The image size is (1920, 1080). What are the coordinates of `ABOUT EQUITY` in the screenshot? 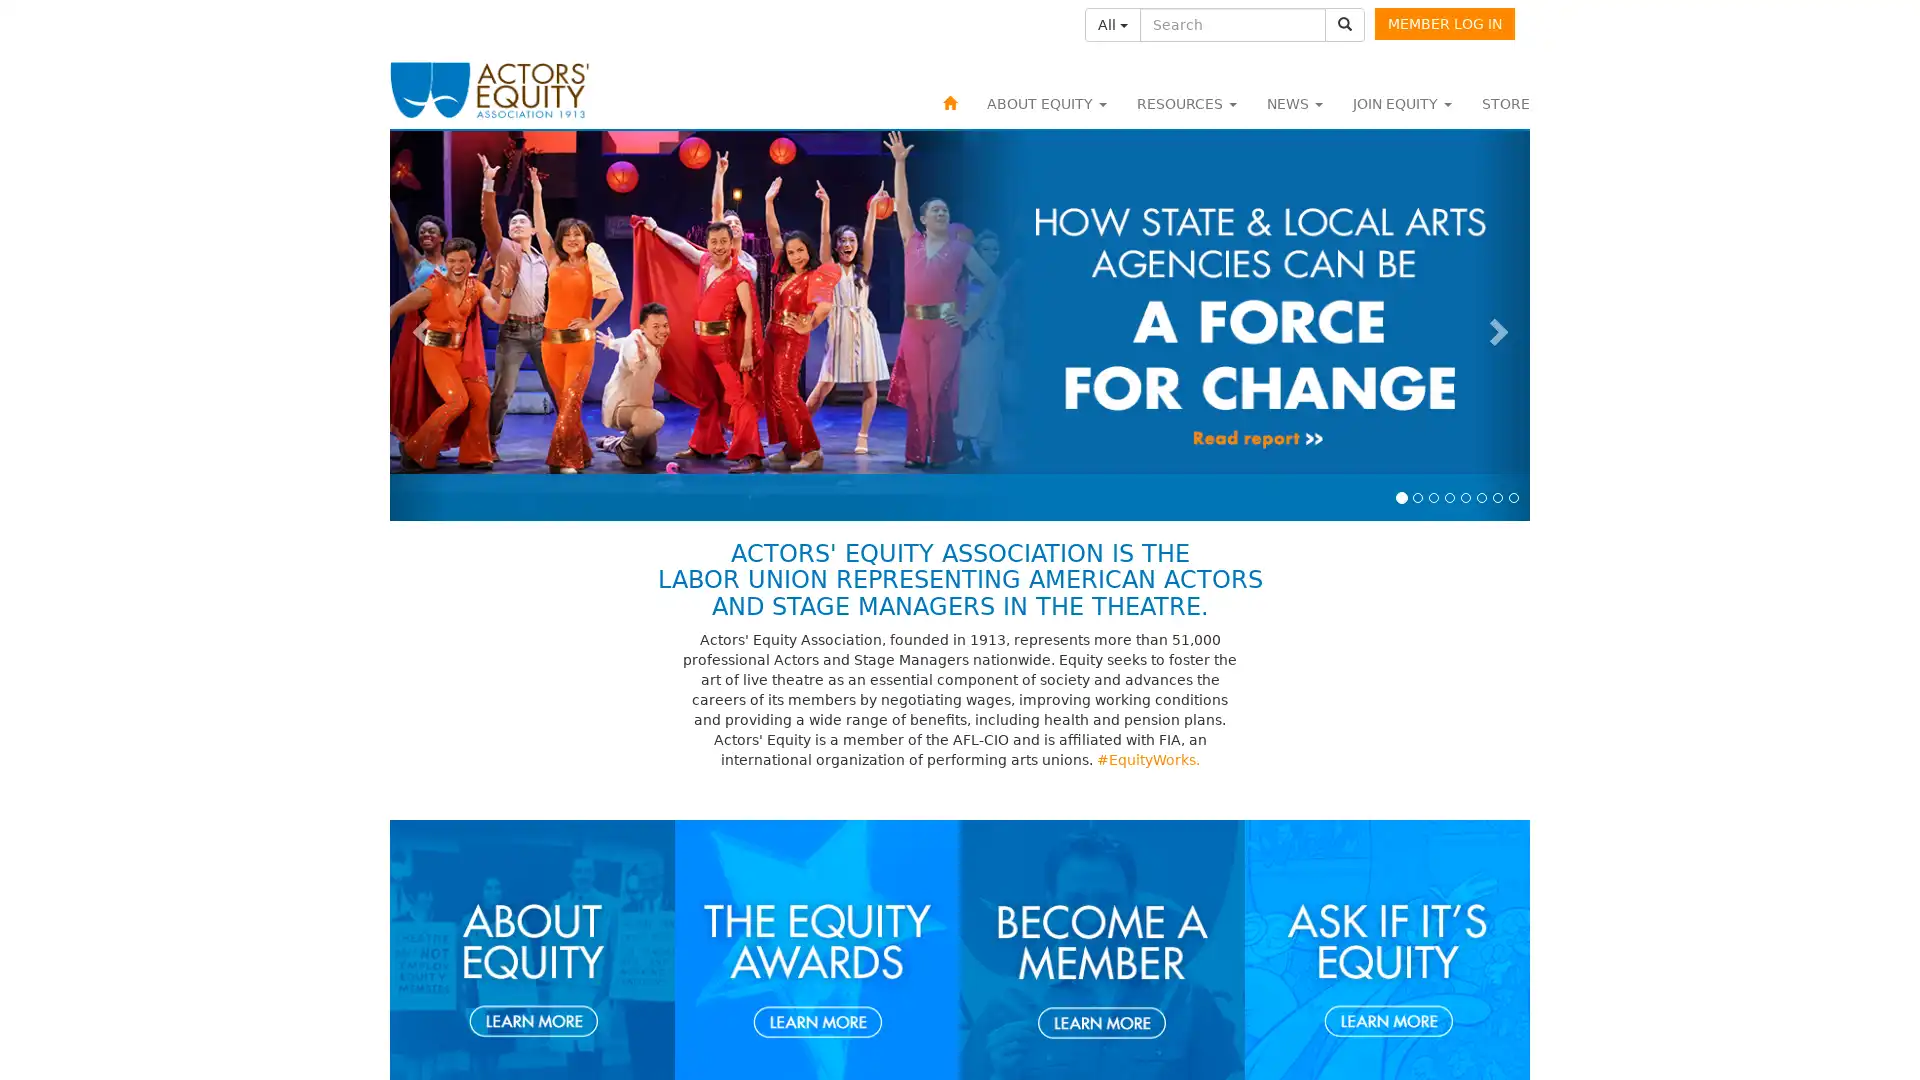 It's located at (1045, 104).